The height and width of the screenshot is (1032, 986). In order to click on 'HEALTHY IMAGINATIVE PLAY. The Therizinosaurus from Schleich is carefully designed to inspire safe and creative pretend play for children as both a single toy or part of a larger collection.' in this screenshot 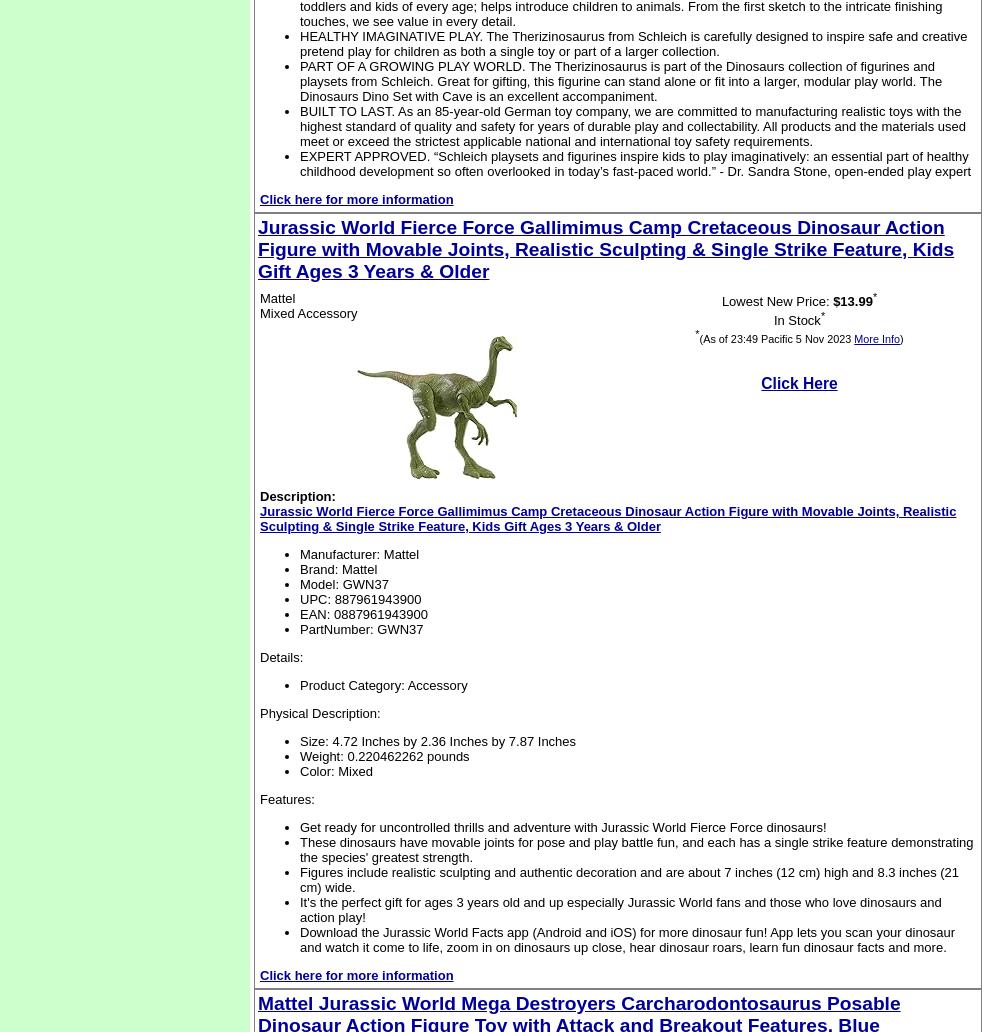, I will do `click(633, 43)`.